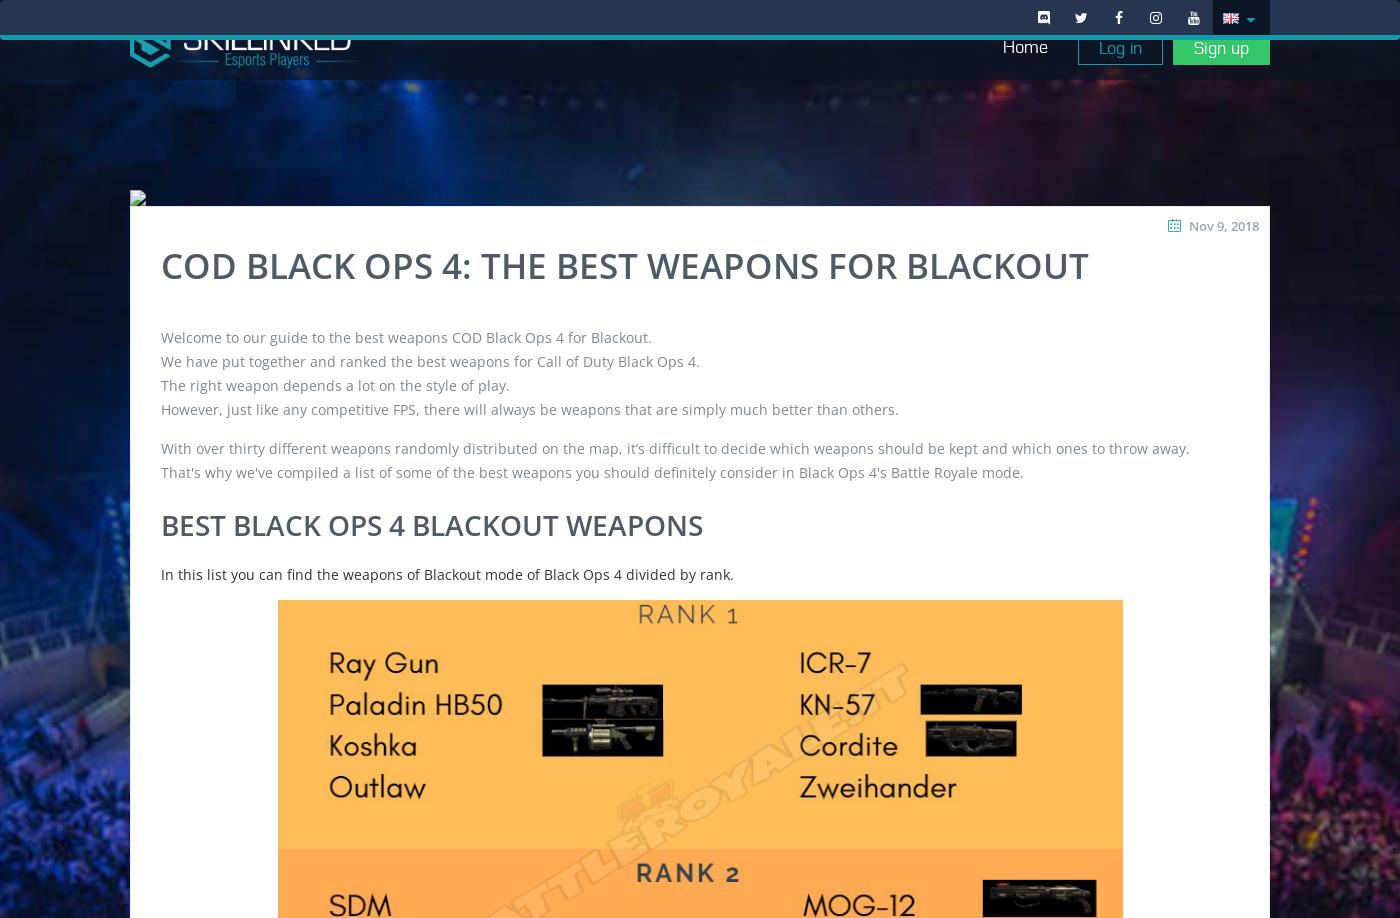 The height and width of the screenshot is (918, 1400). What do you see at coordinates (1224, 226) in the screenshot?
I see `'Nov 9, 2018'` at bounding box center [1224, 226].